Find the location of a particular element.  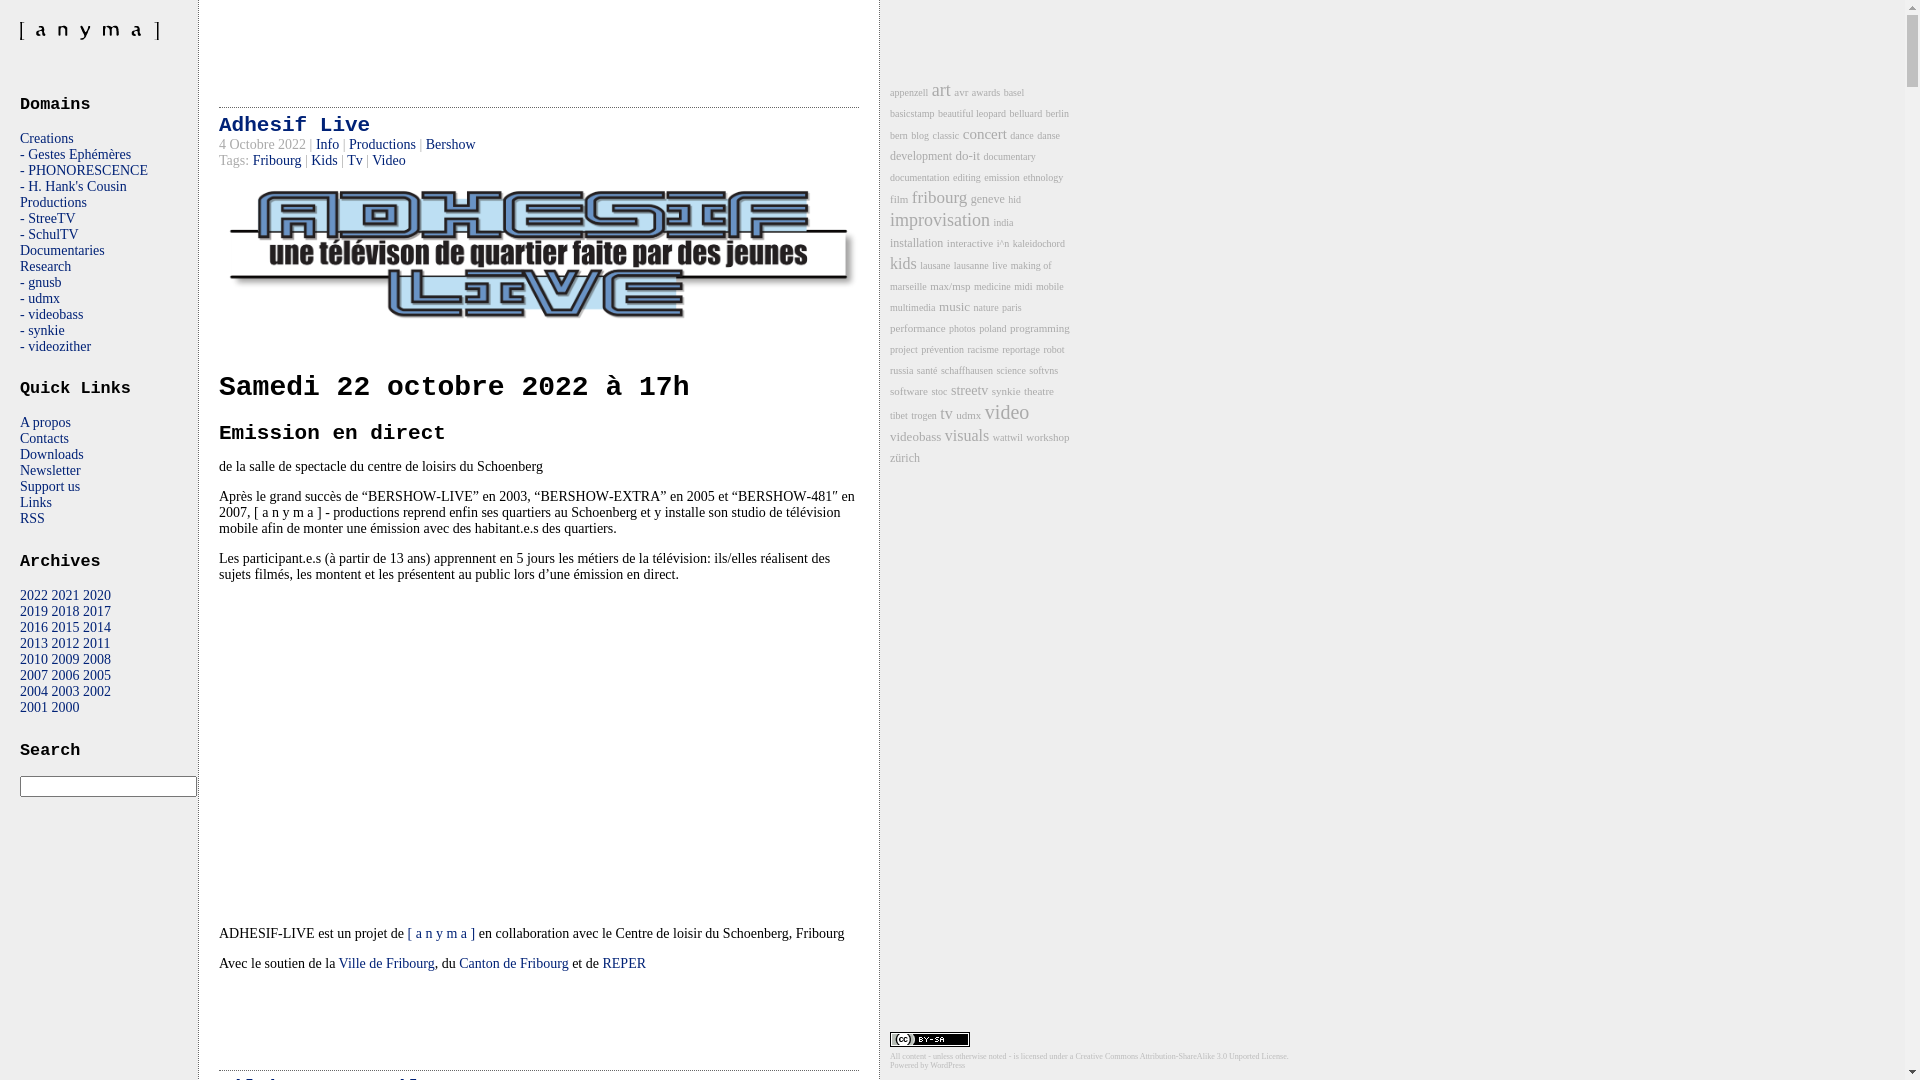

'lausane' is located at coordinates (934, 264).